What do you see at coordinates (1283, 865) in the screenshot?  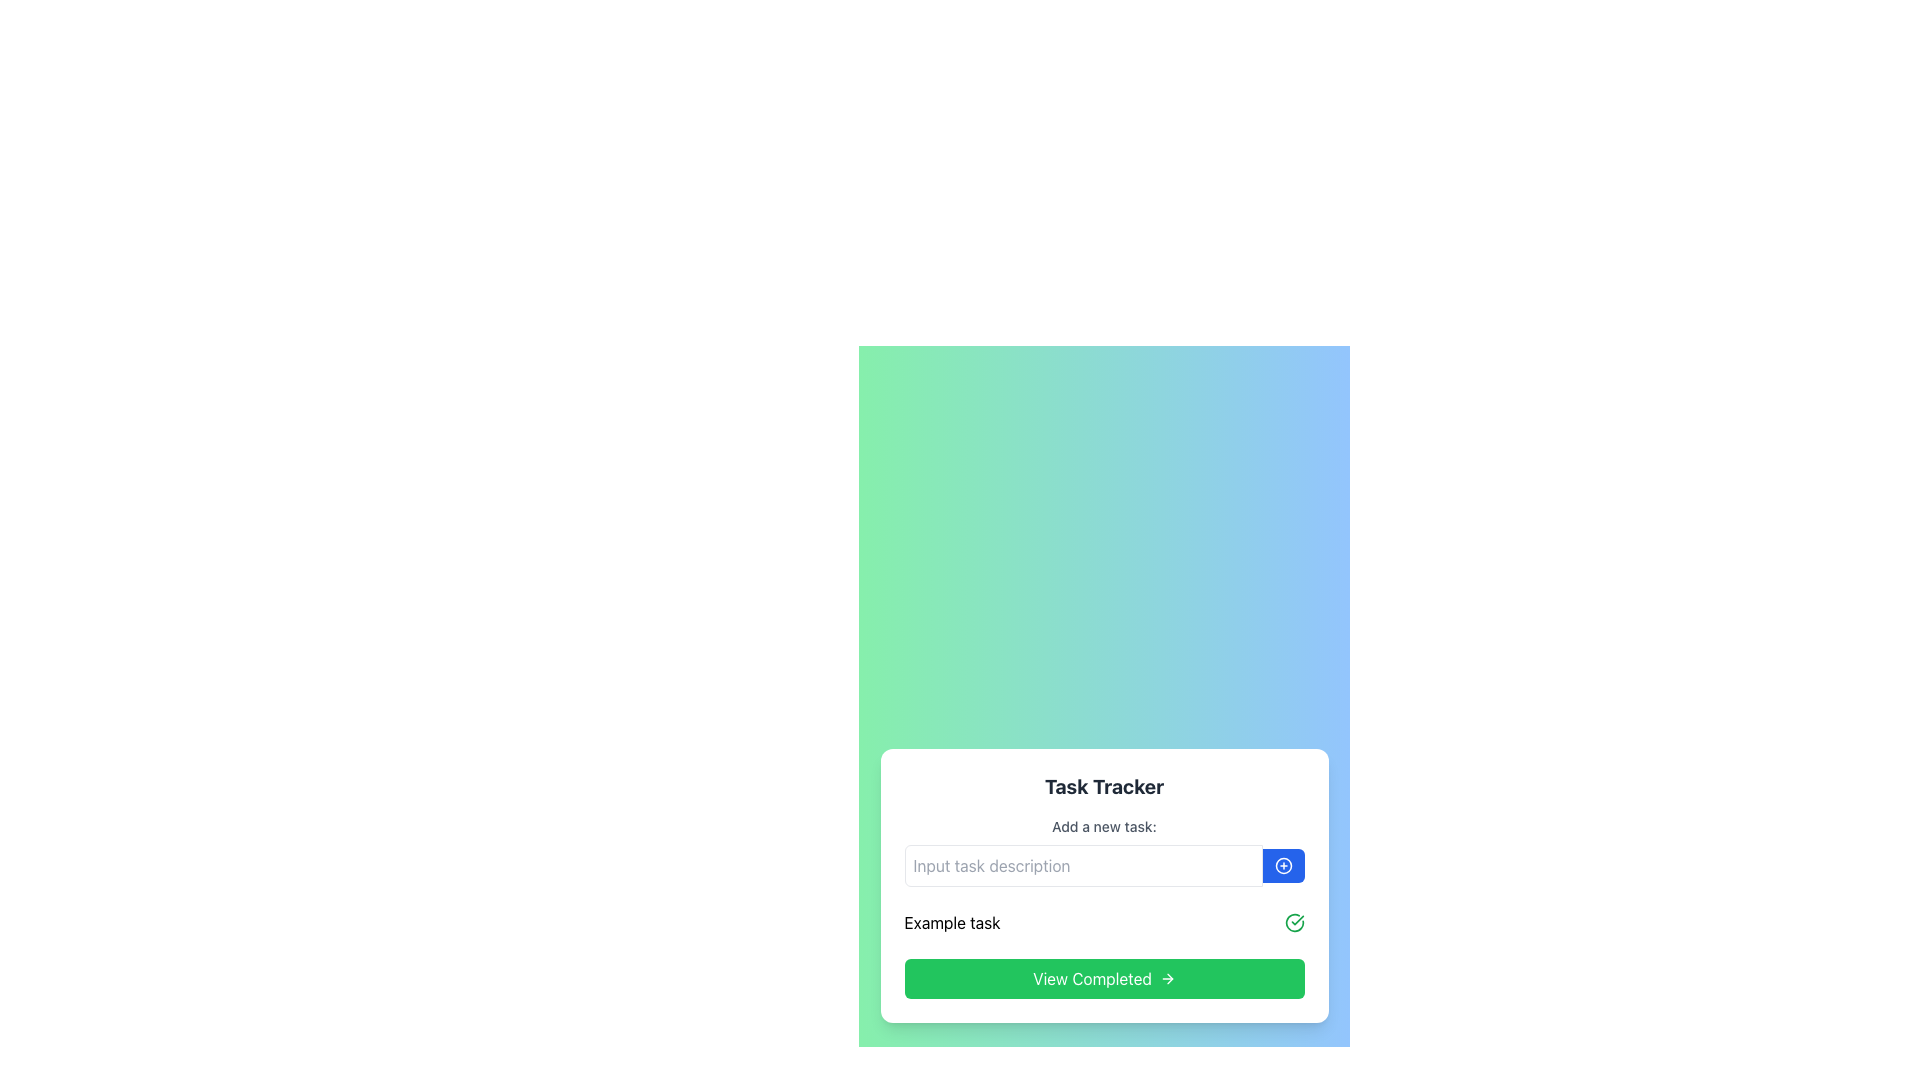 I see `the circular button with a plus sign icon, which is located on a blue background to the right of the 'Input task description' text input field` at bounding box center [1283, 865].